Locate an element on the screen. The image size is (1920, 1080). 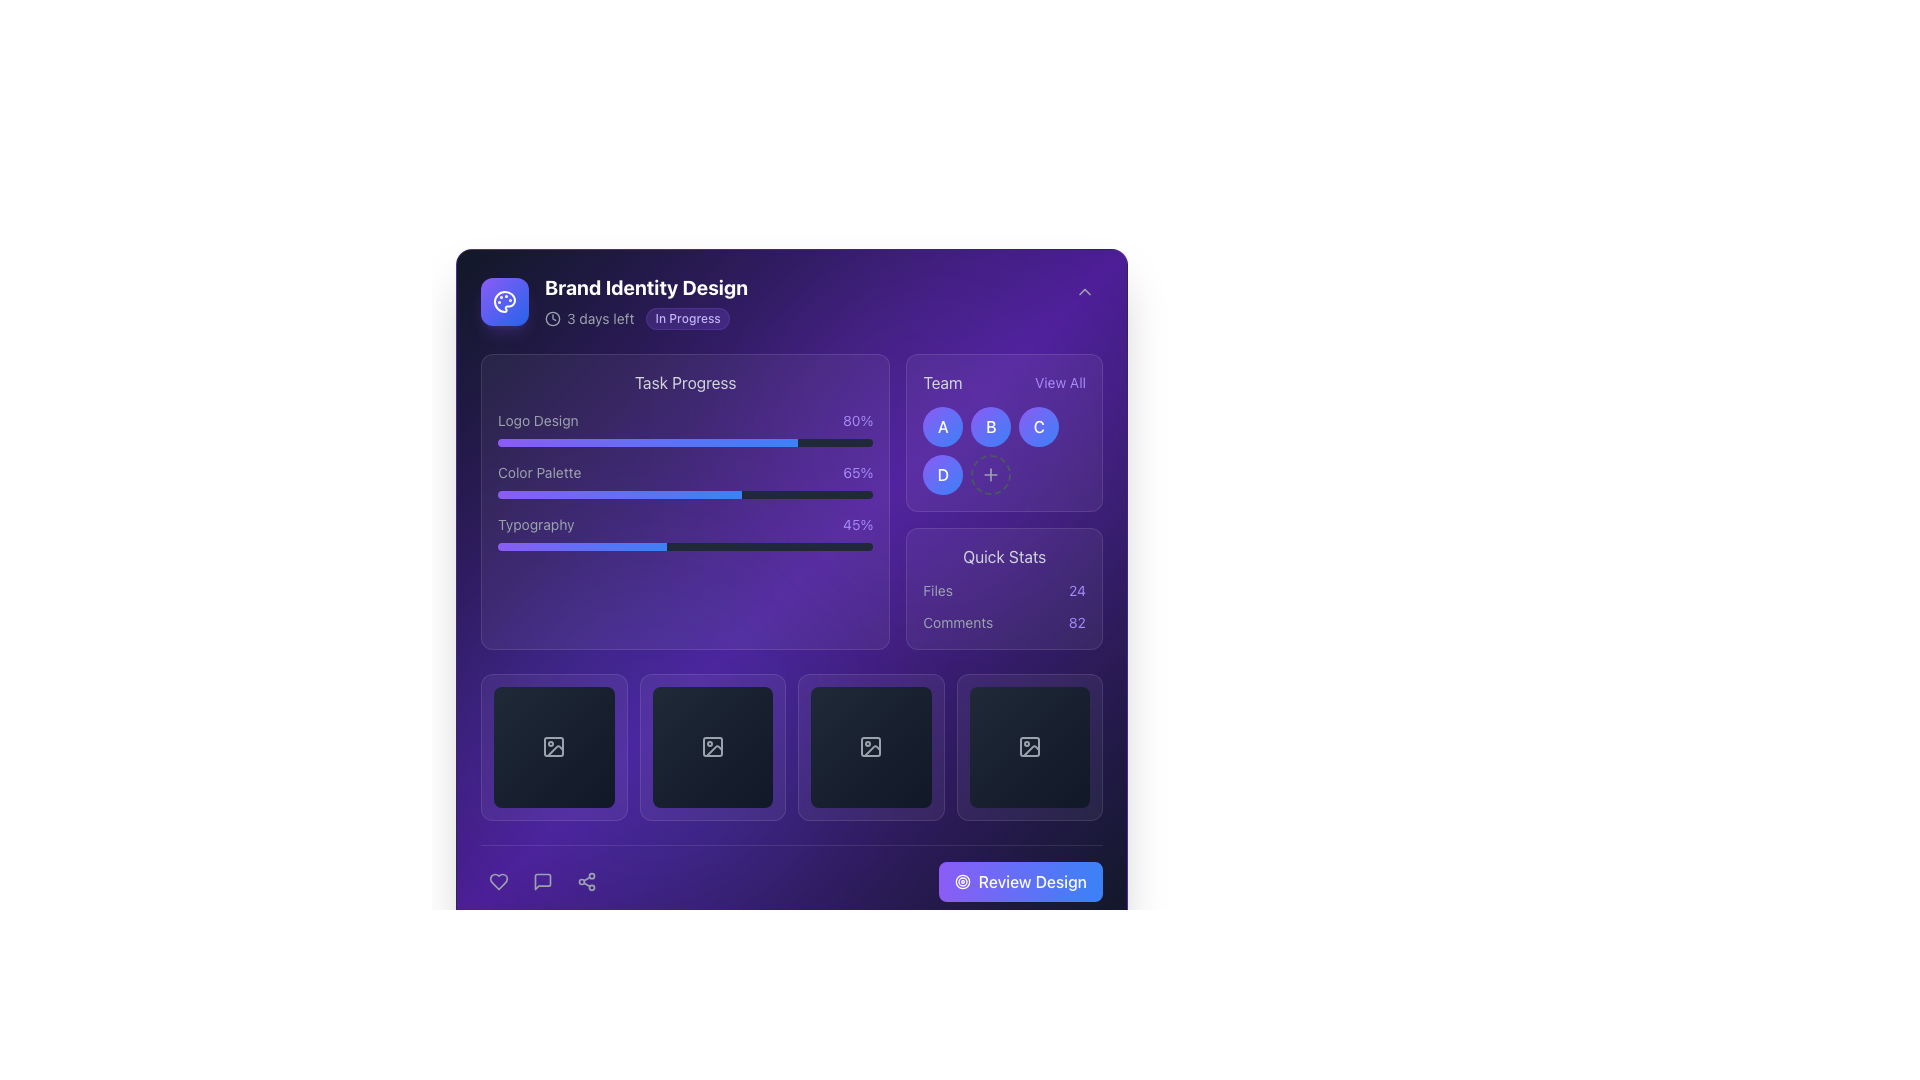
the heart-shaped icon at the bottom left of the application to like or favorite it is located at coordinates (499, 880).